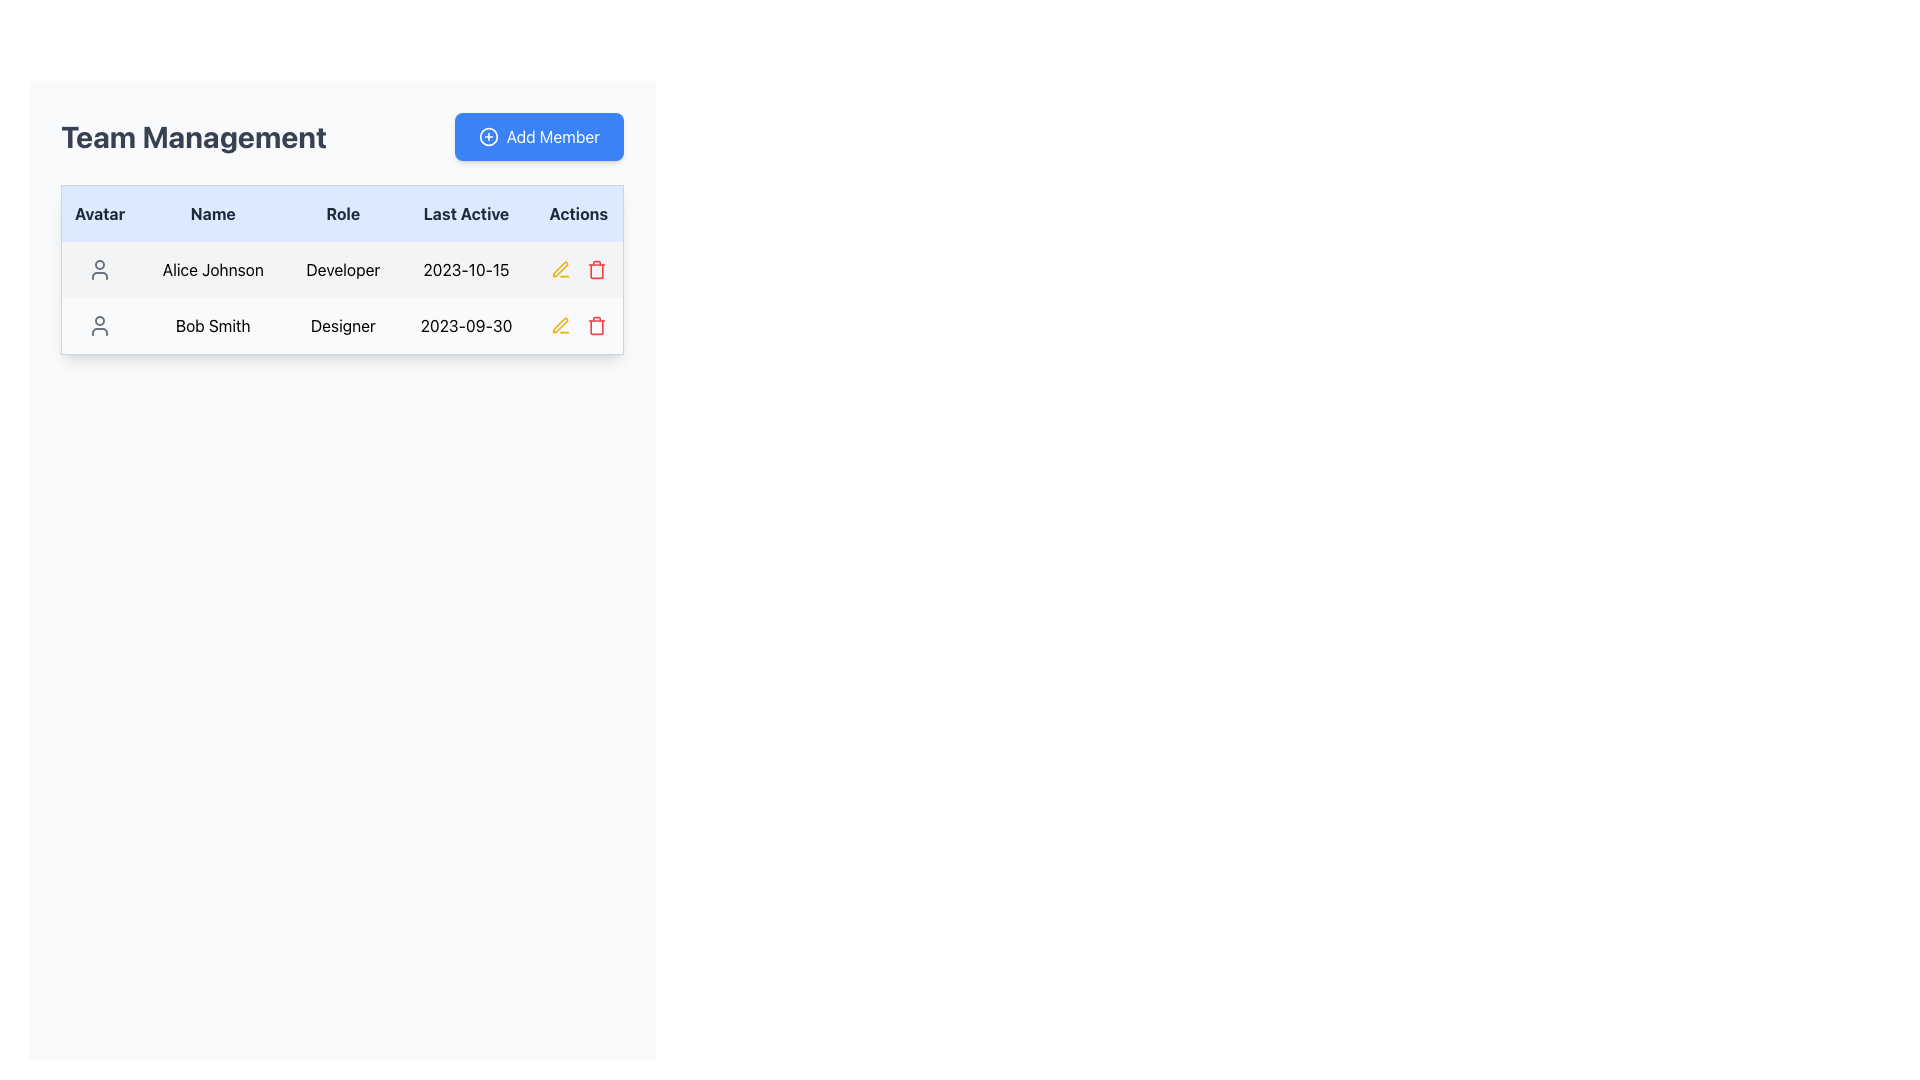 The height and width of the screenshot is (1080, 1920). I want to click on the addition icon located to the left of the 'Add Member' text within the blue button in the top-right section of the 'Team Management' panel, so click(488, 136).